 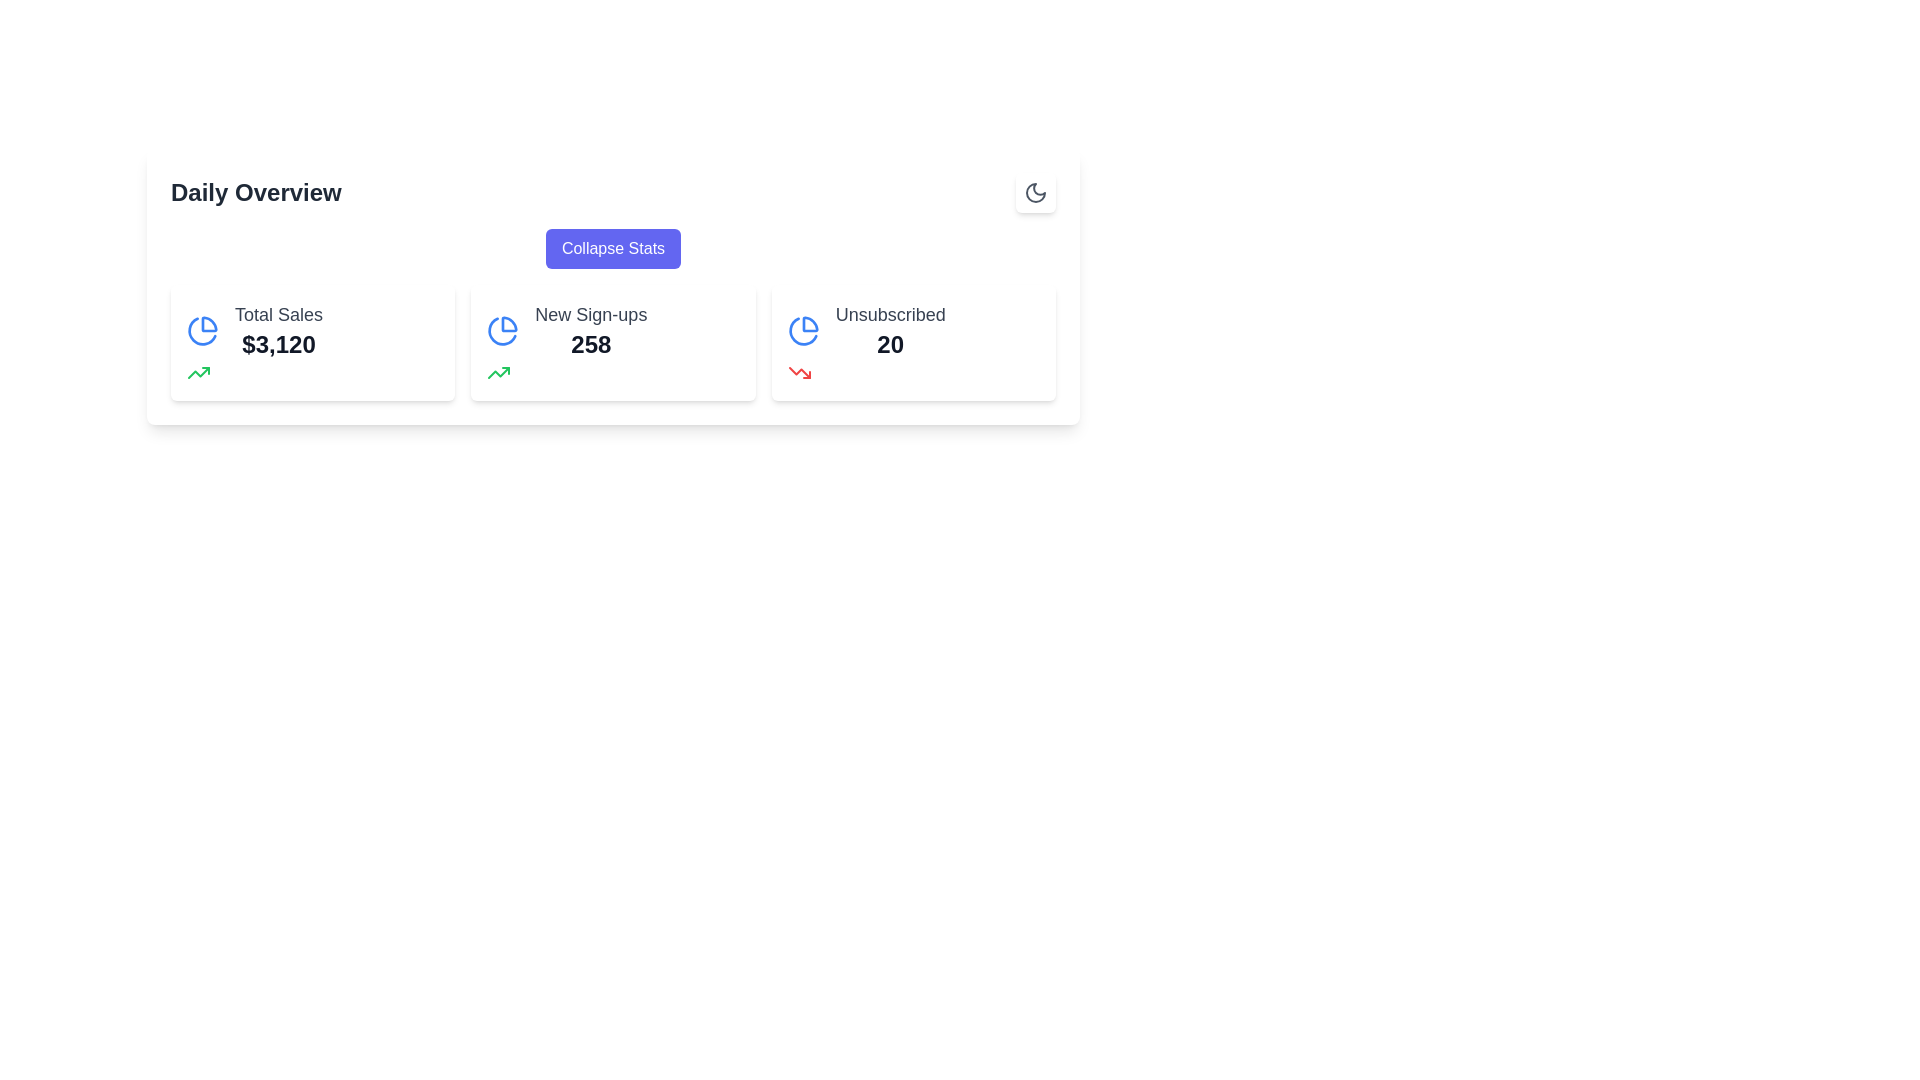 What do you see at coordinates (198, 373) in the screenshot?
I see `attributes of the upward trend icon located in the 'Daily Overview' section below the 'Total Sales' numerical value` at bounding box center [198, 373].